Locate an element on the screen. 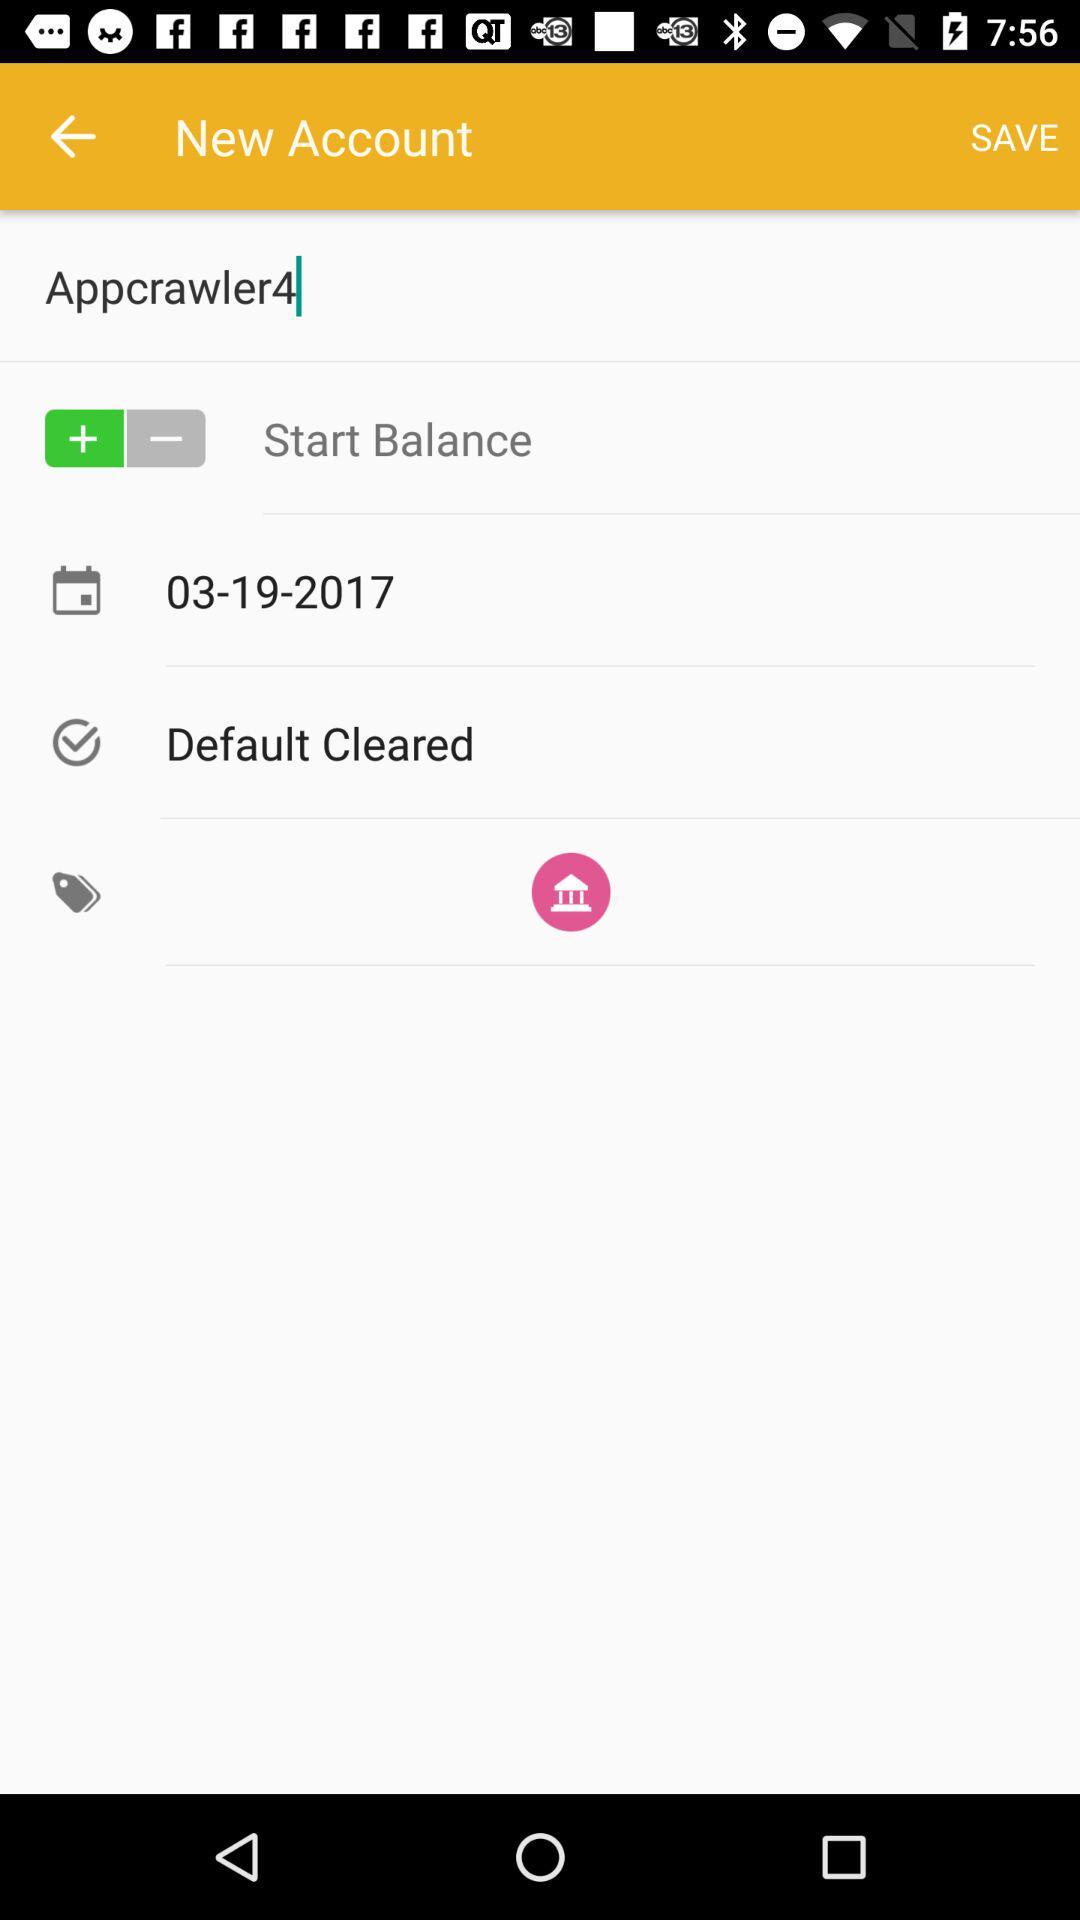  clock on the first icon from the bottom of the page is located at coordinates (75, 891).